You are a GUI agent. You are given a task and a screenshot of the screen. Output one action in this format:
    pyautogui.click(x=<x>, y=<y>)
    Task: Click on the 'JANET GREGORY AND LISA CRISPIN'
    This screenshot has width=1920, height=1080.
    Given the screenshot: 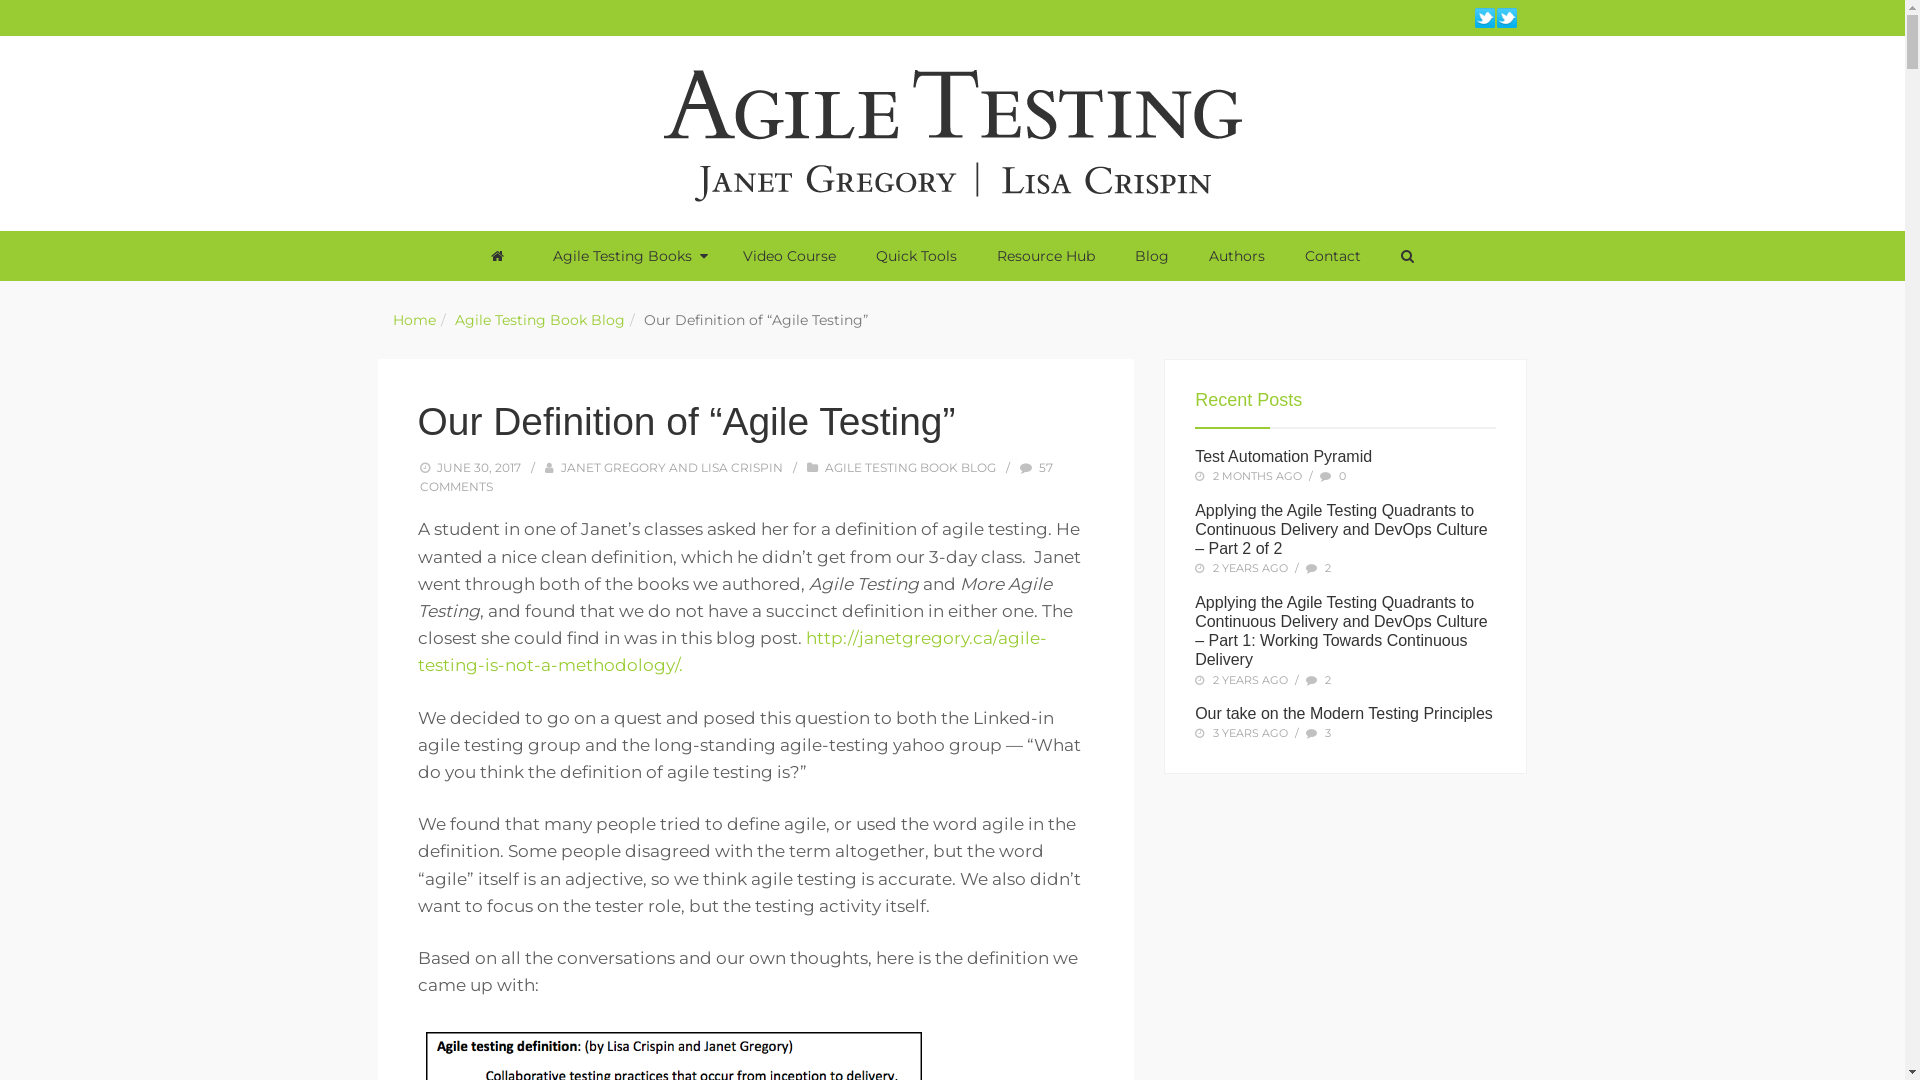 What is the action you would take?
    pyautogui.click(x=672, y=467)
    